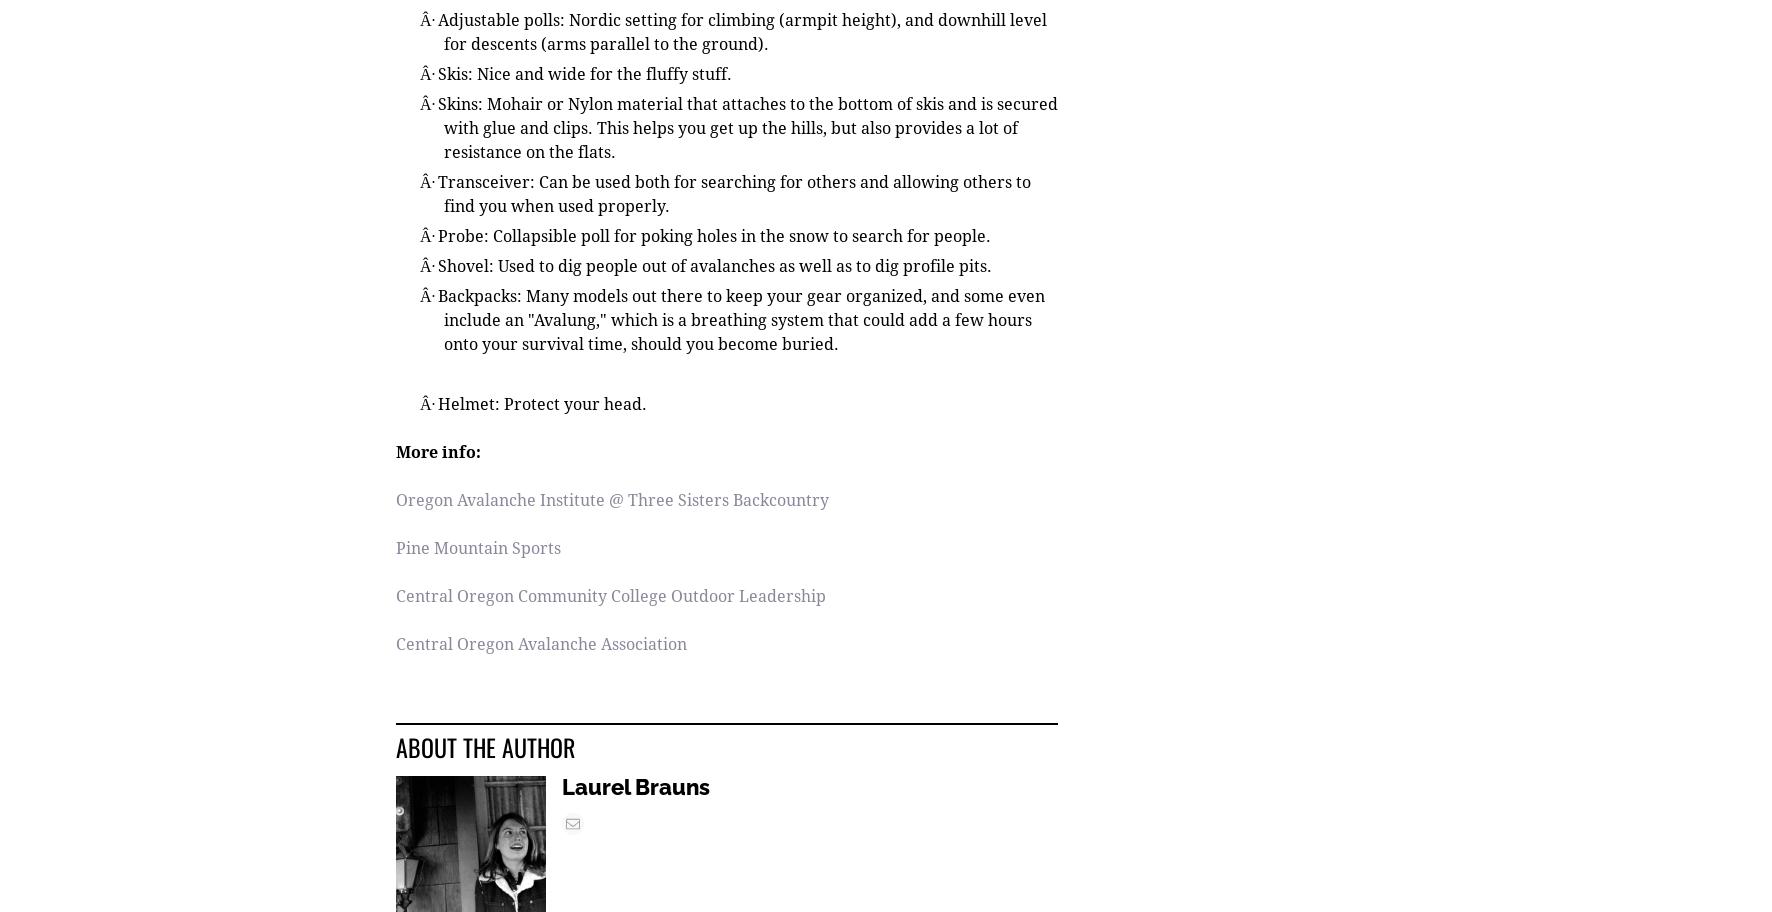  Describe the element at coordinates (436, 128) in the screenshot. I see `'Skins: Mohair or Nylon material that attaches to the bottom of skis and is secured with glue and clips. This helps you get up the hills, but also provides a lot of resistance on the flats.'` at that location.